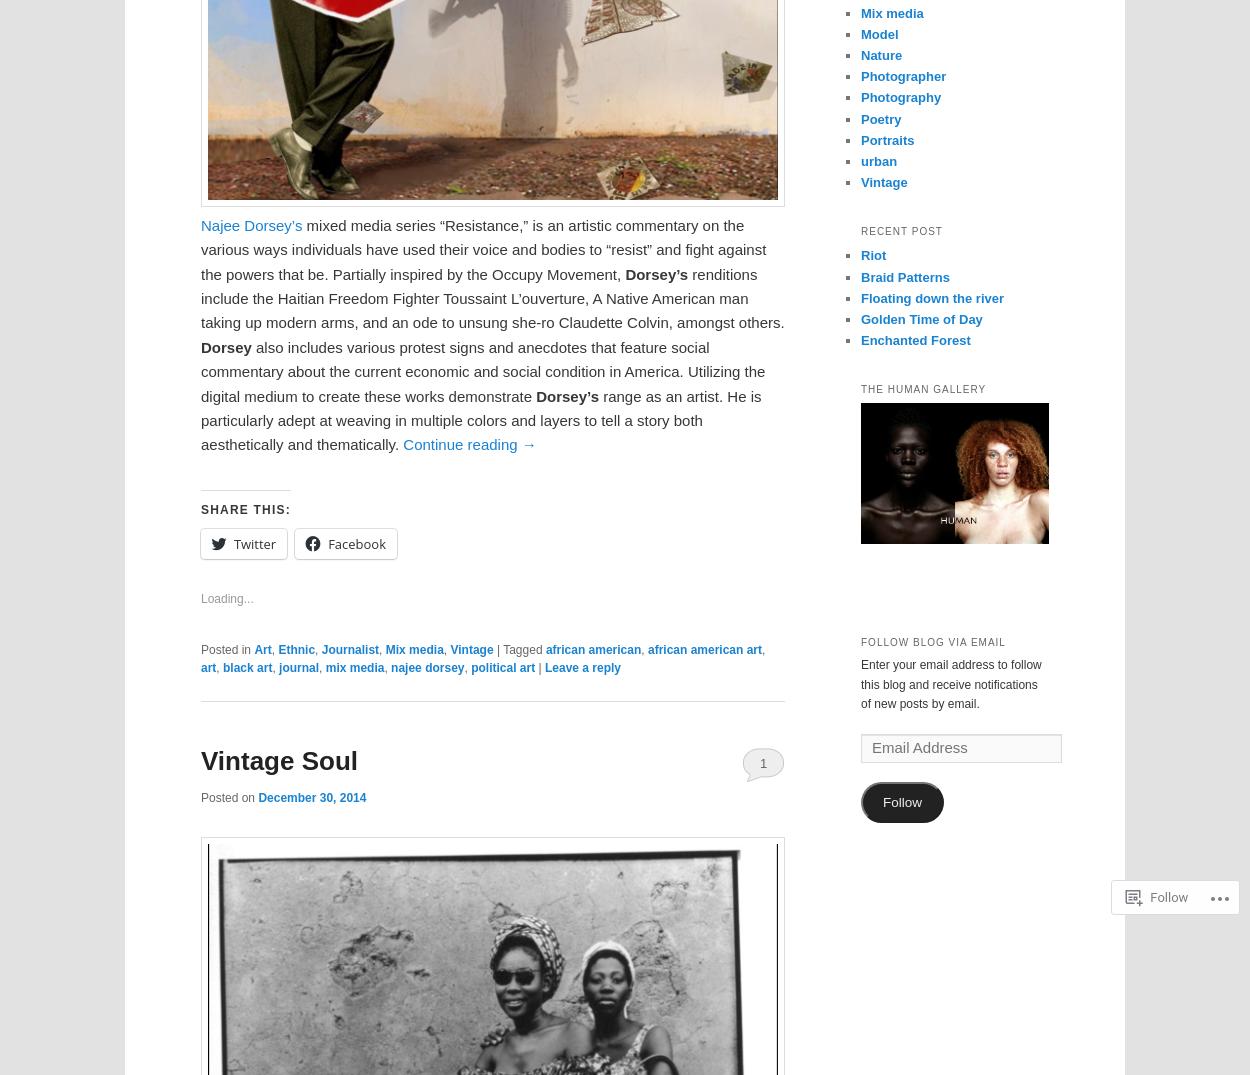 The height and width of the screenshot is (1075, 1250). What do you see at coordinates (932, 642) in the screenshot?
I see `'Follow Blog via Email'` at bounding box center [932, 642].